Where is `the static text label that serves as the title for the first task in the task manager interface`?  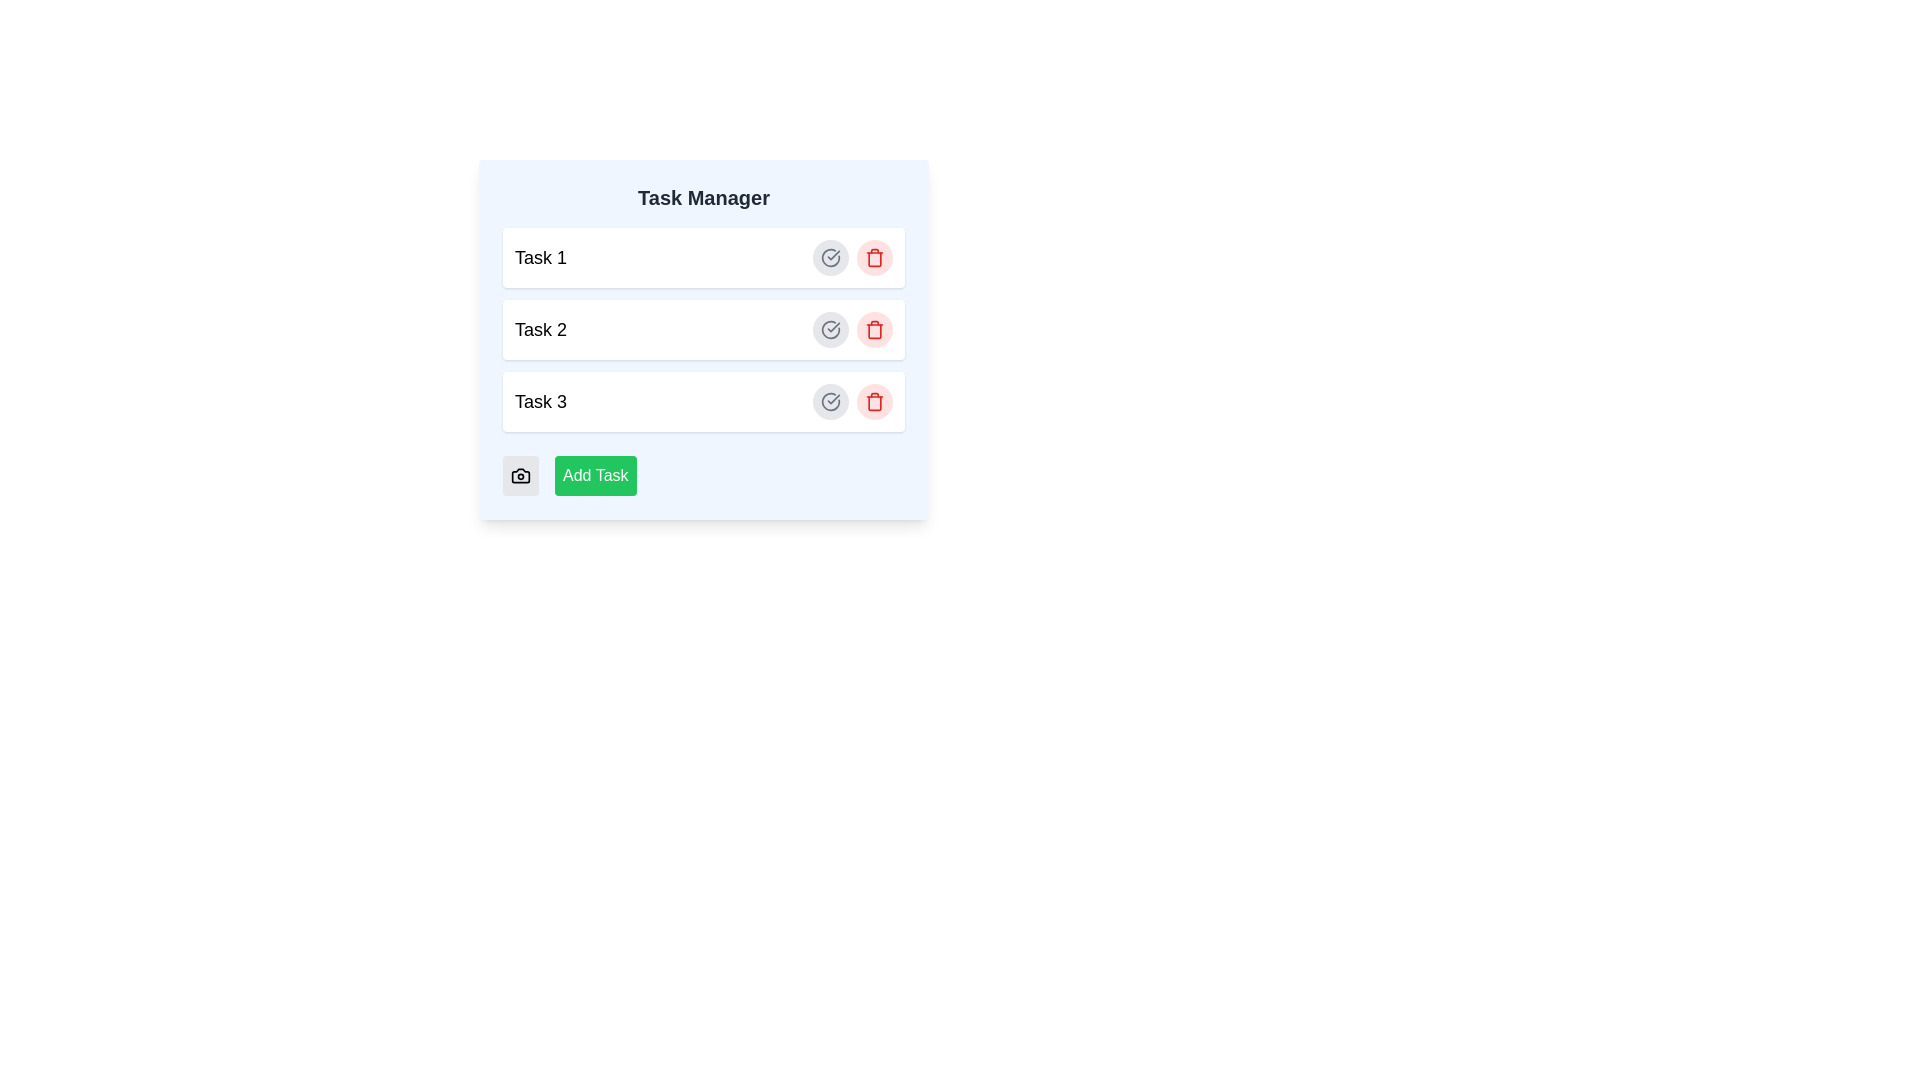
the static text label that serves as the title for the first task in the task manager interface is located at coordinates (541, 257).